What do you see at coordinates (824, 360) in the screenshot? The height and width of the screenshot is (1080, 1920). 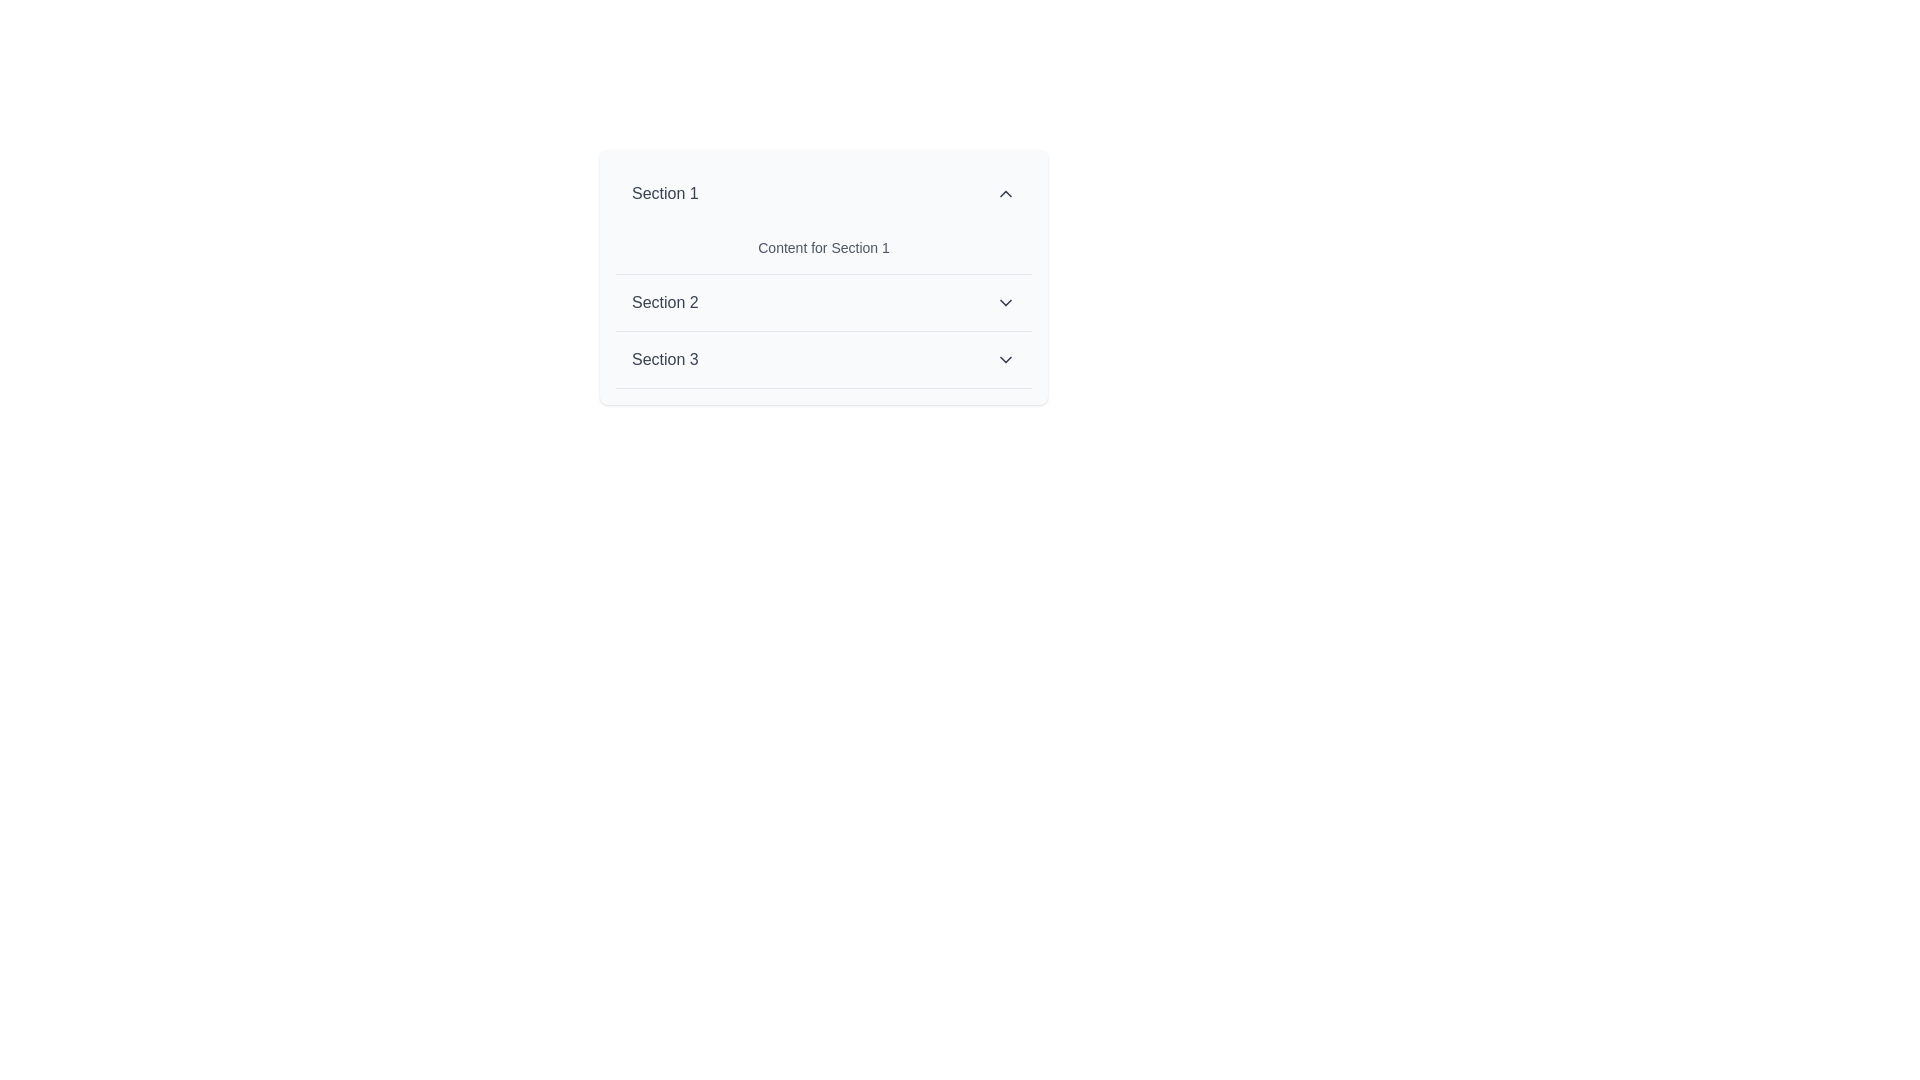 I see `the third button in the dropdown menu` at bounding box center [824, 360].